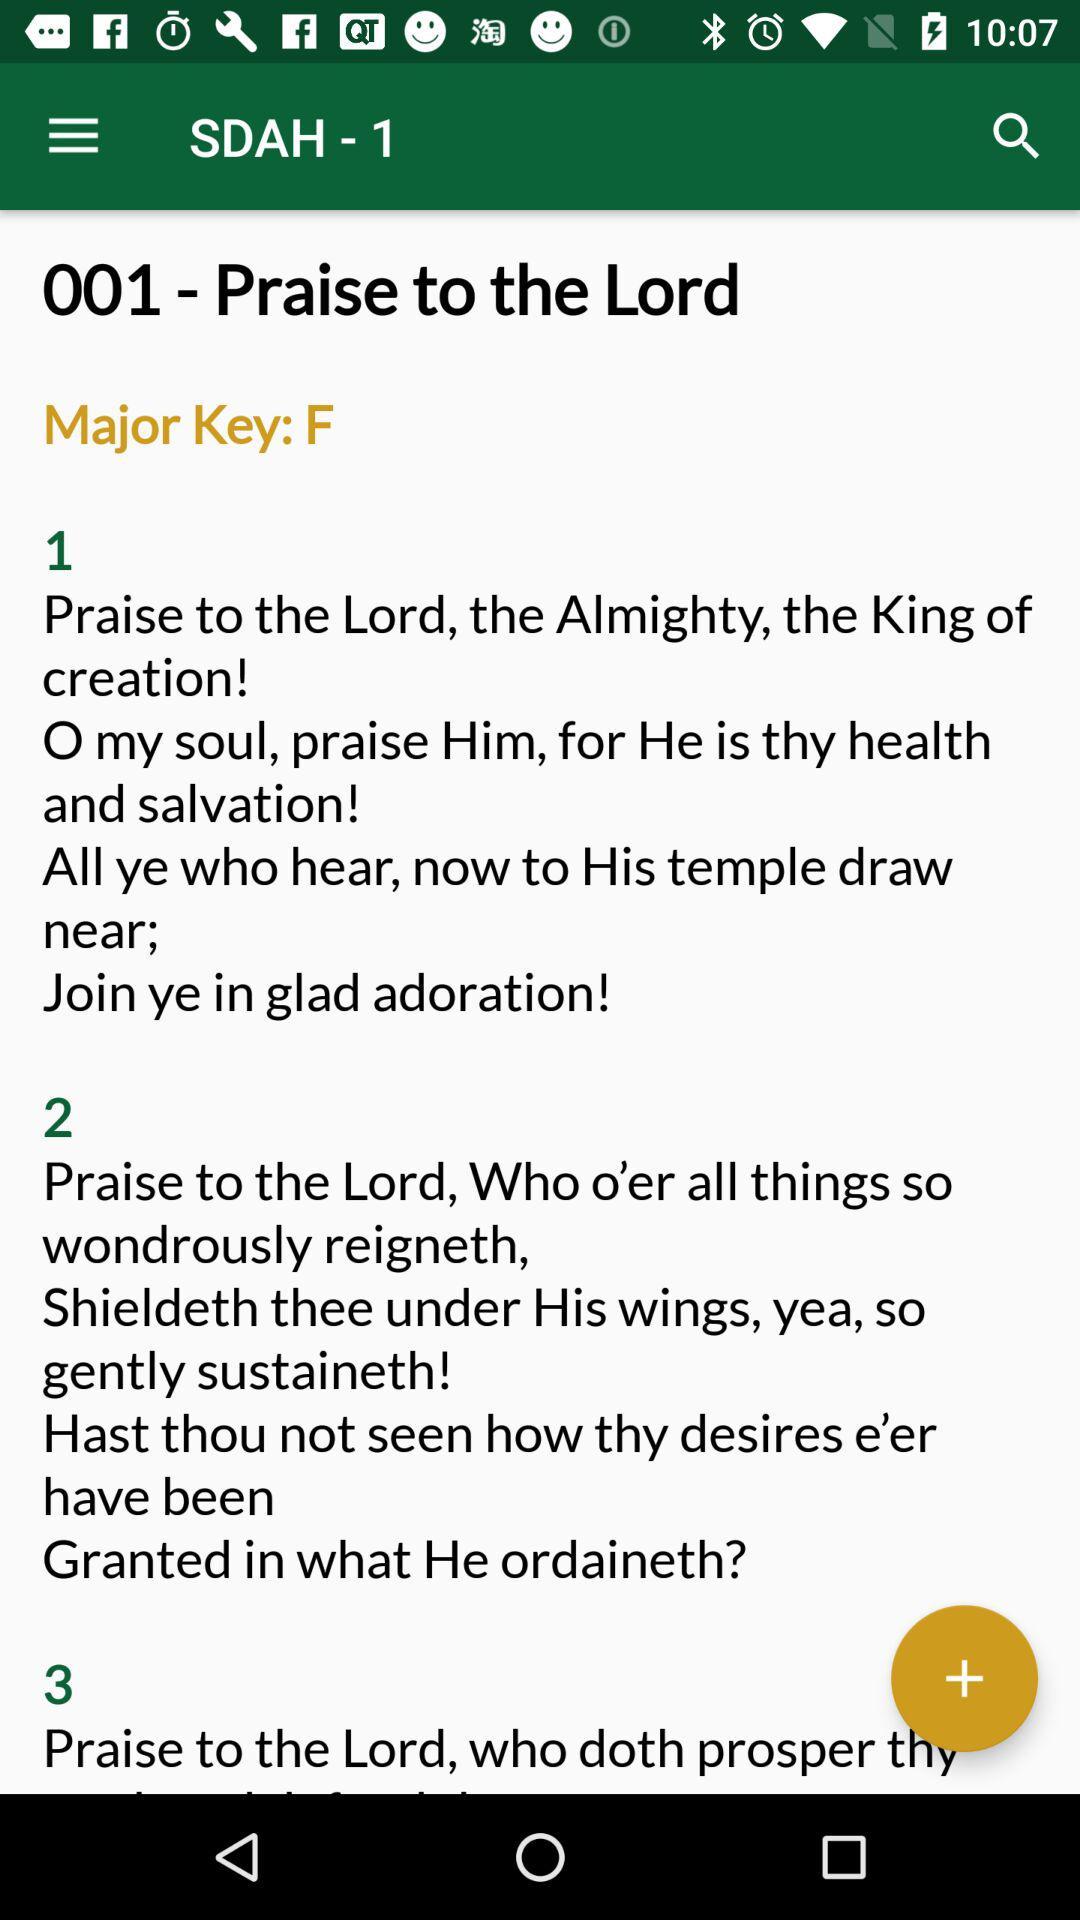 Image resolution: width=1080 pixels, height=1920 pixels. Describe the element at coordinates (1017, 135) in the screenshot. I see `item at the top right corner` at that location.